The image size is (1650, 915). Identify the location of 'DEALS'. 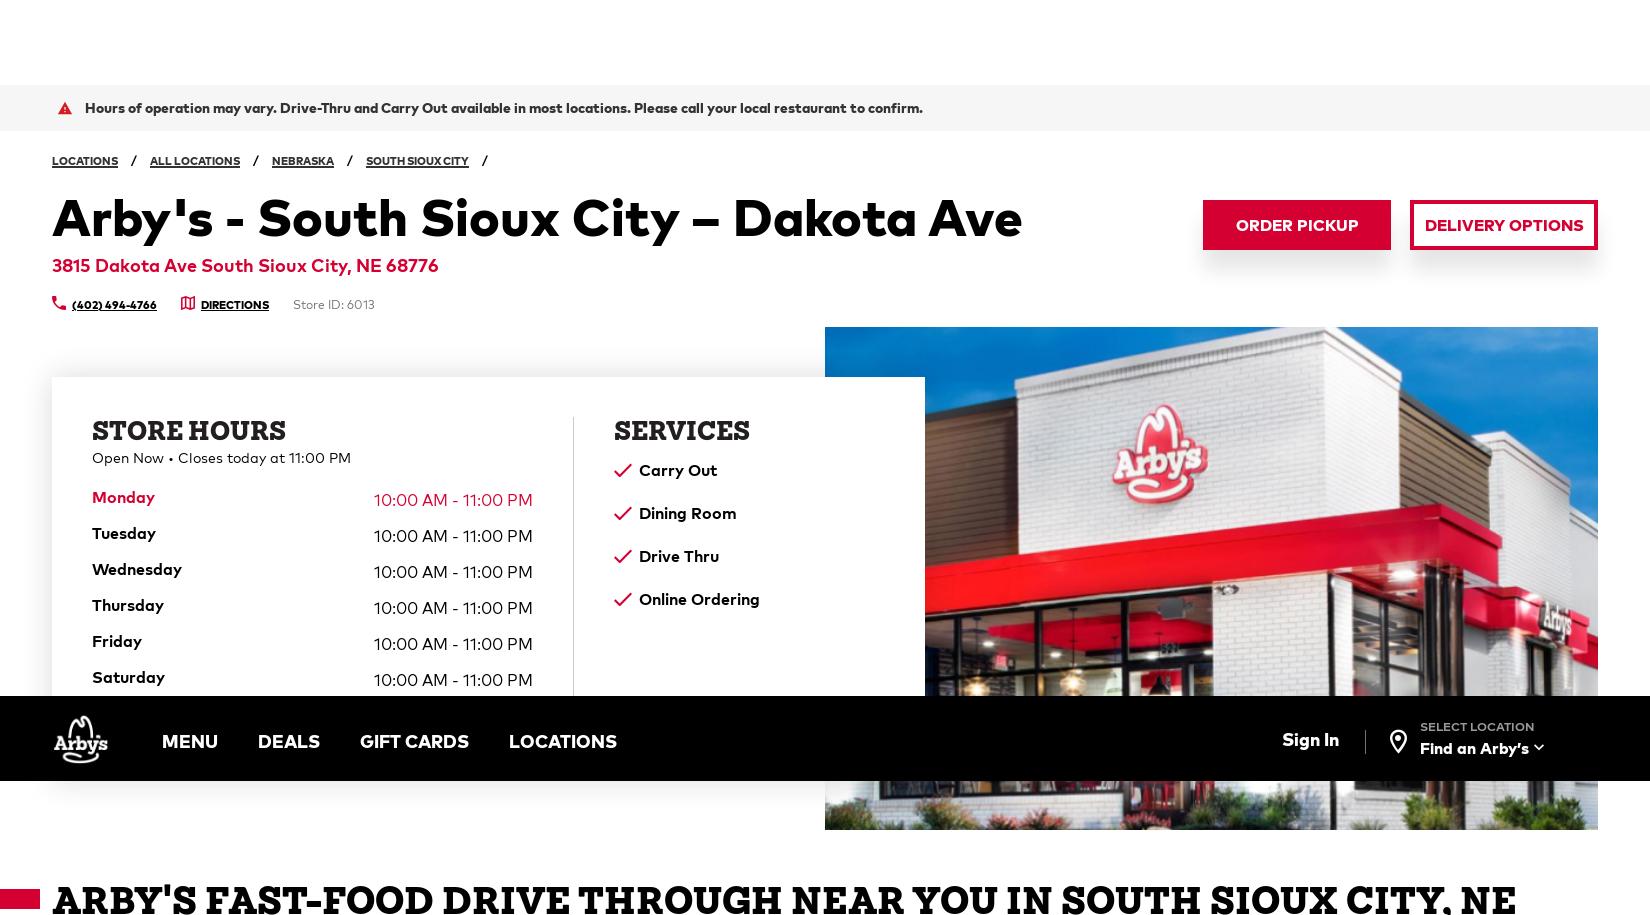
(258, 44).